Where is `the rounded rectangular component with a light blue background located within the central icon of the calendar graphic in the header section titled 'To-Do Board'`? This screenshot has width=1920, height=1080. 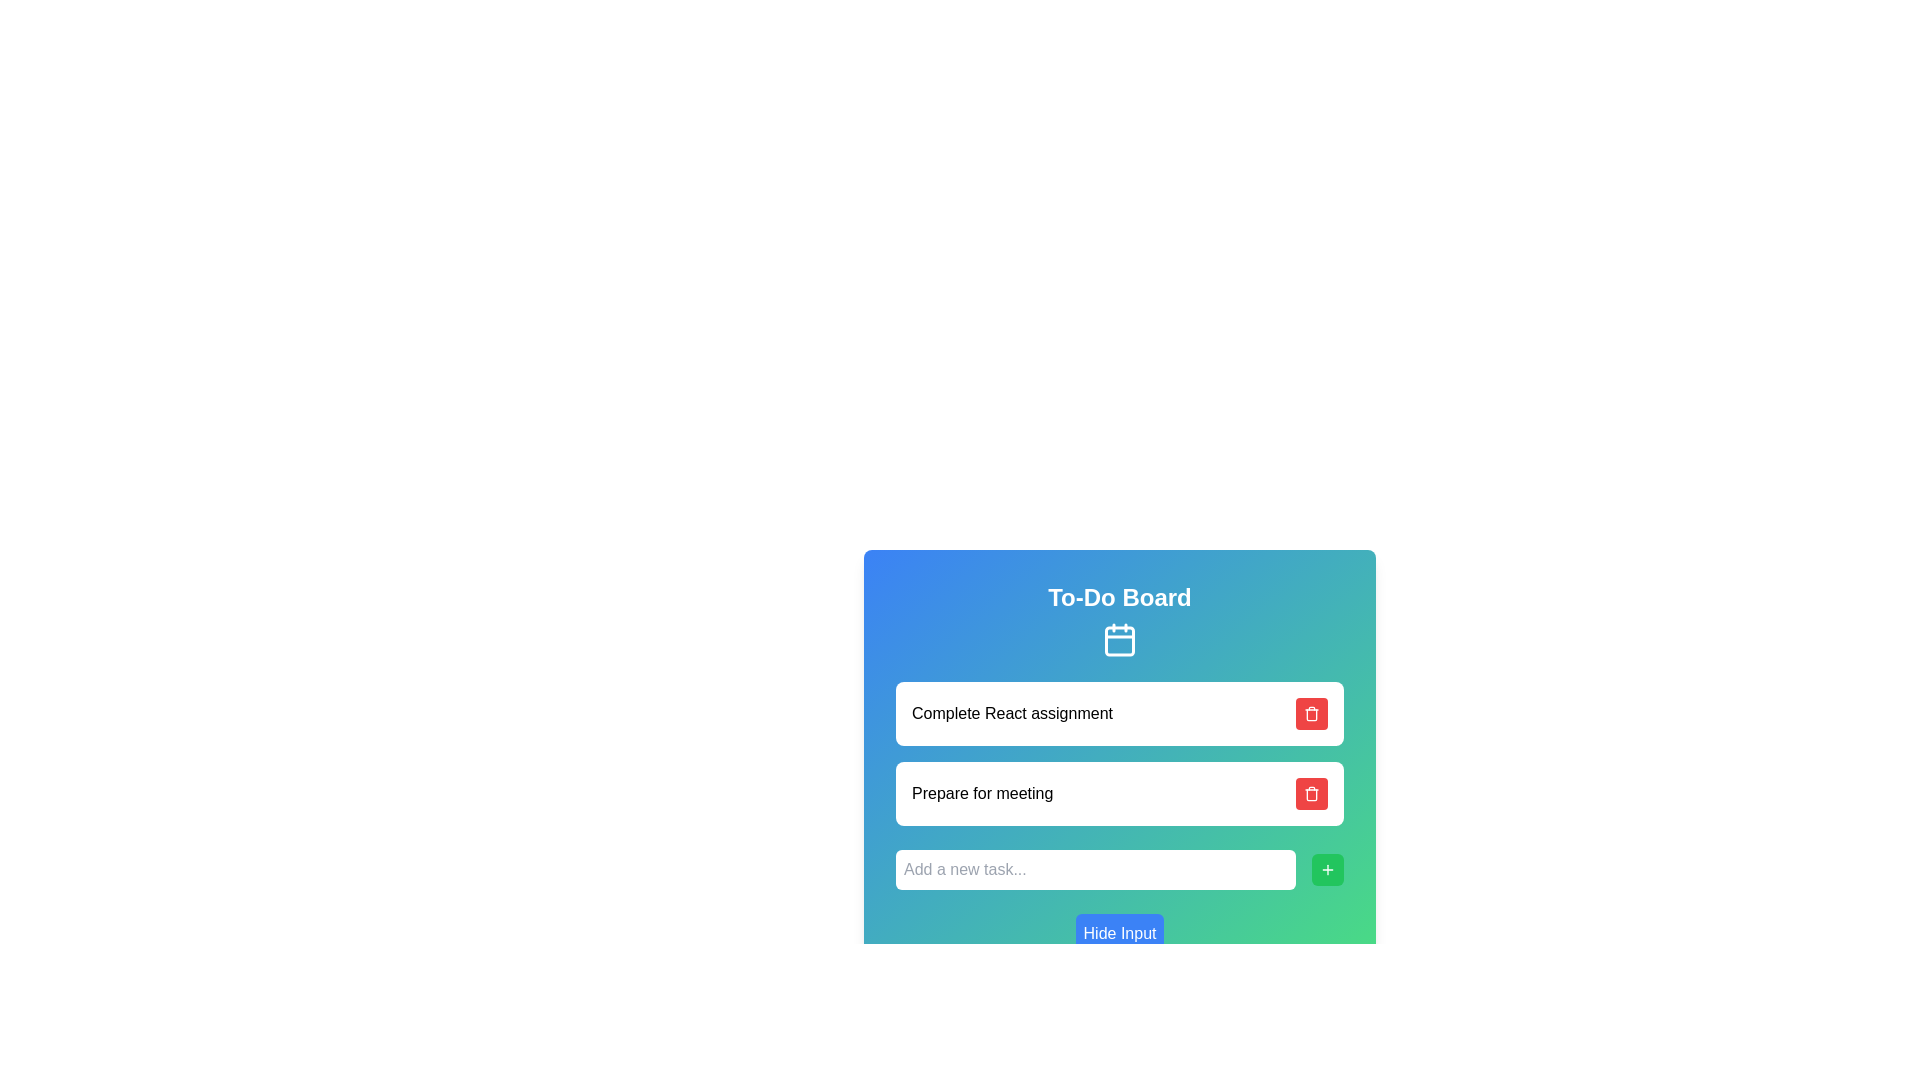
the rounded rectangular component with a light blue background located within the central icon of the calendar graphic in the header section titled 'To-Do Board' is located at coordinates (1118, 641).